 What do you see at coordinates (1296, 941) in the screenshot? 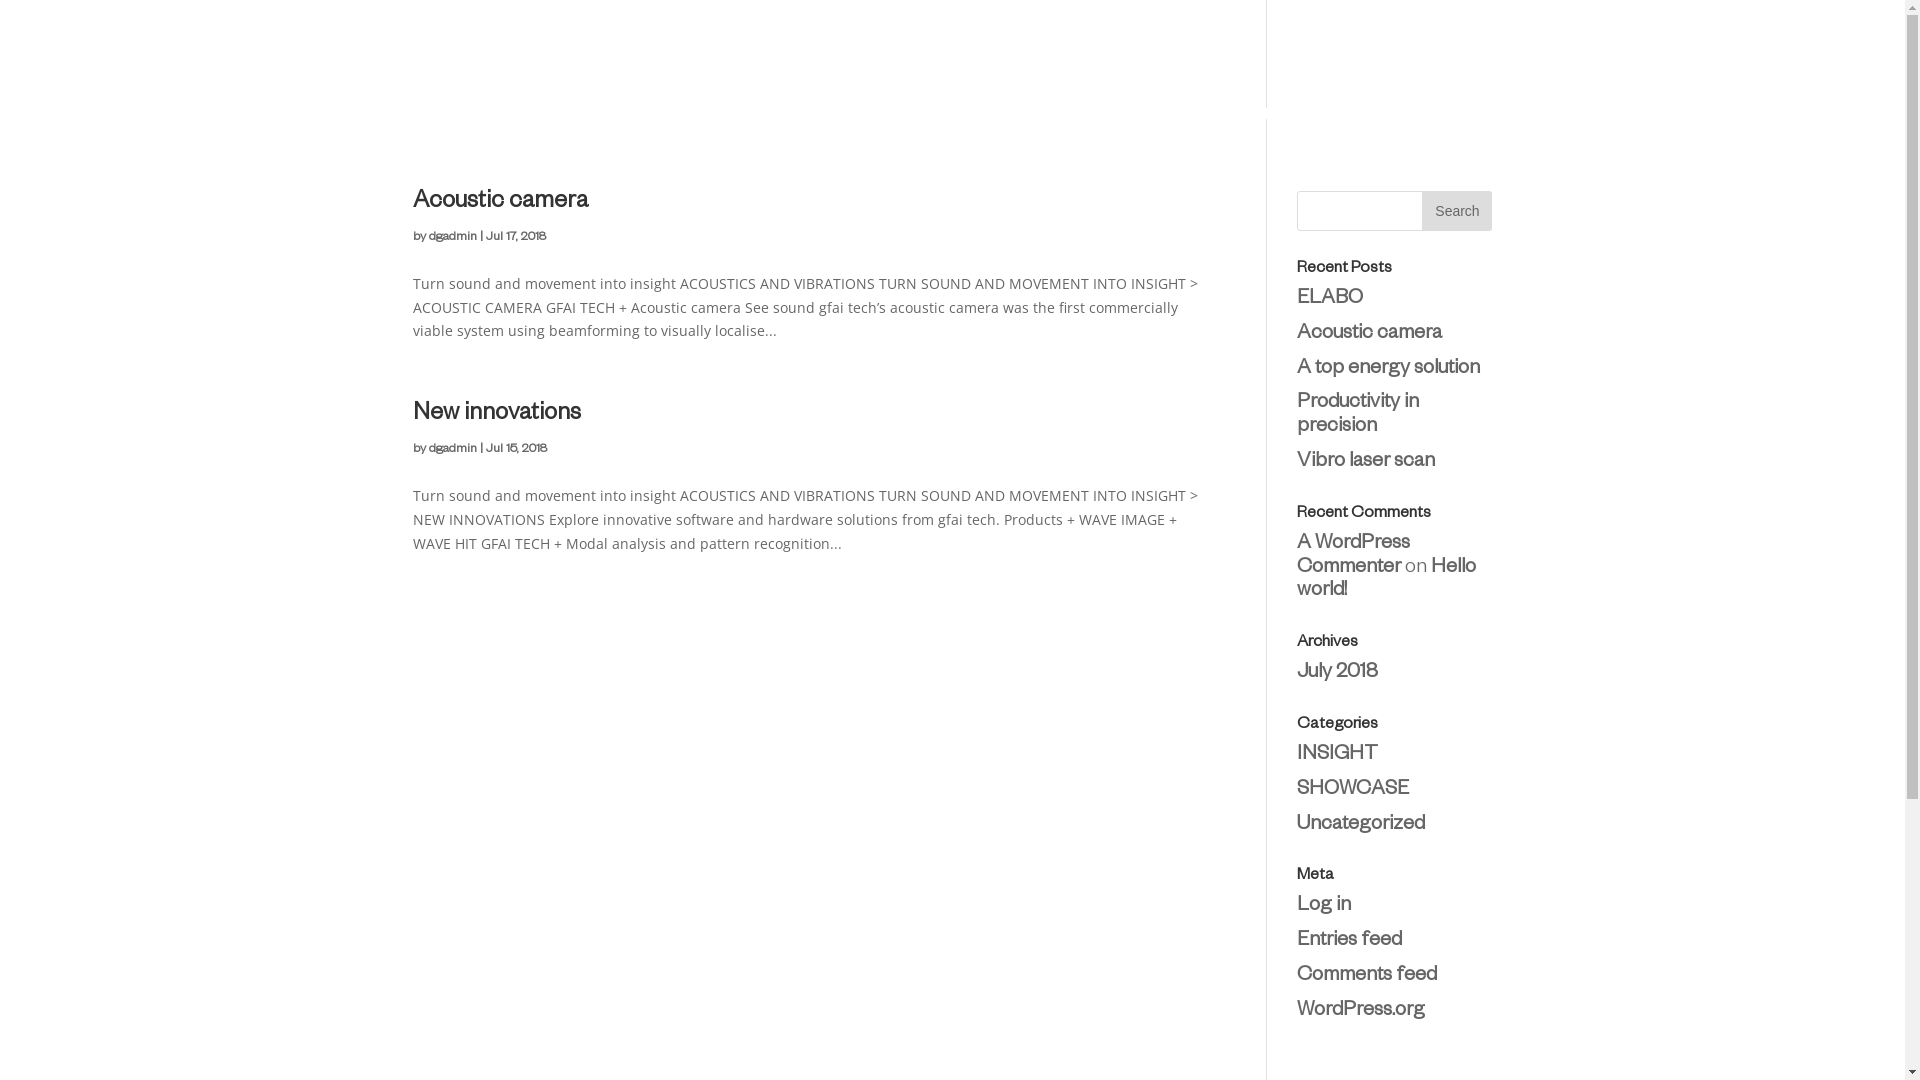
I see `'Entries feed'` at bounding box center [1296, 941].